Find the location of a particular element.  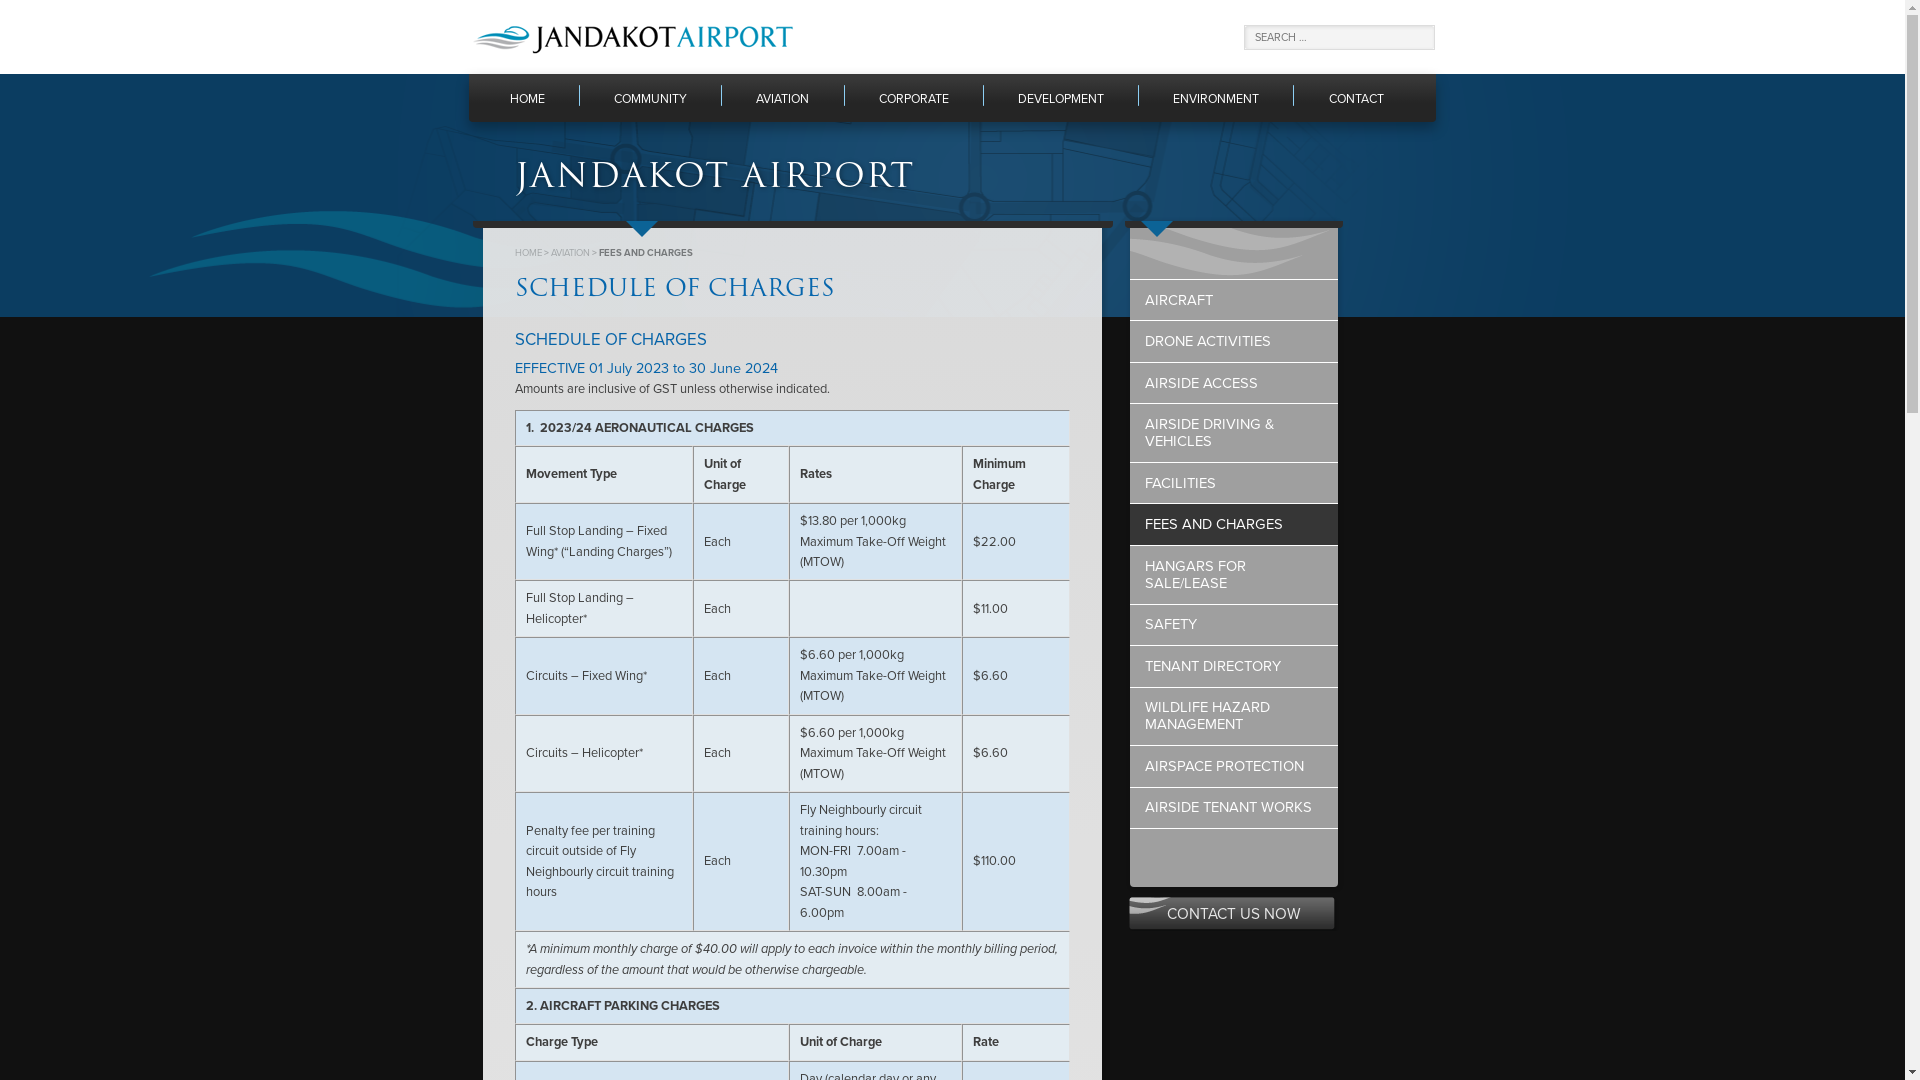

'AIRSIDE DRIVING & VEHICLES' is located at coordinates (1232, 431).